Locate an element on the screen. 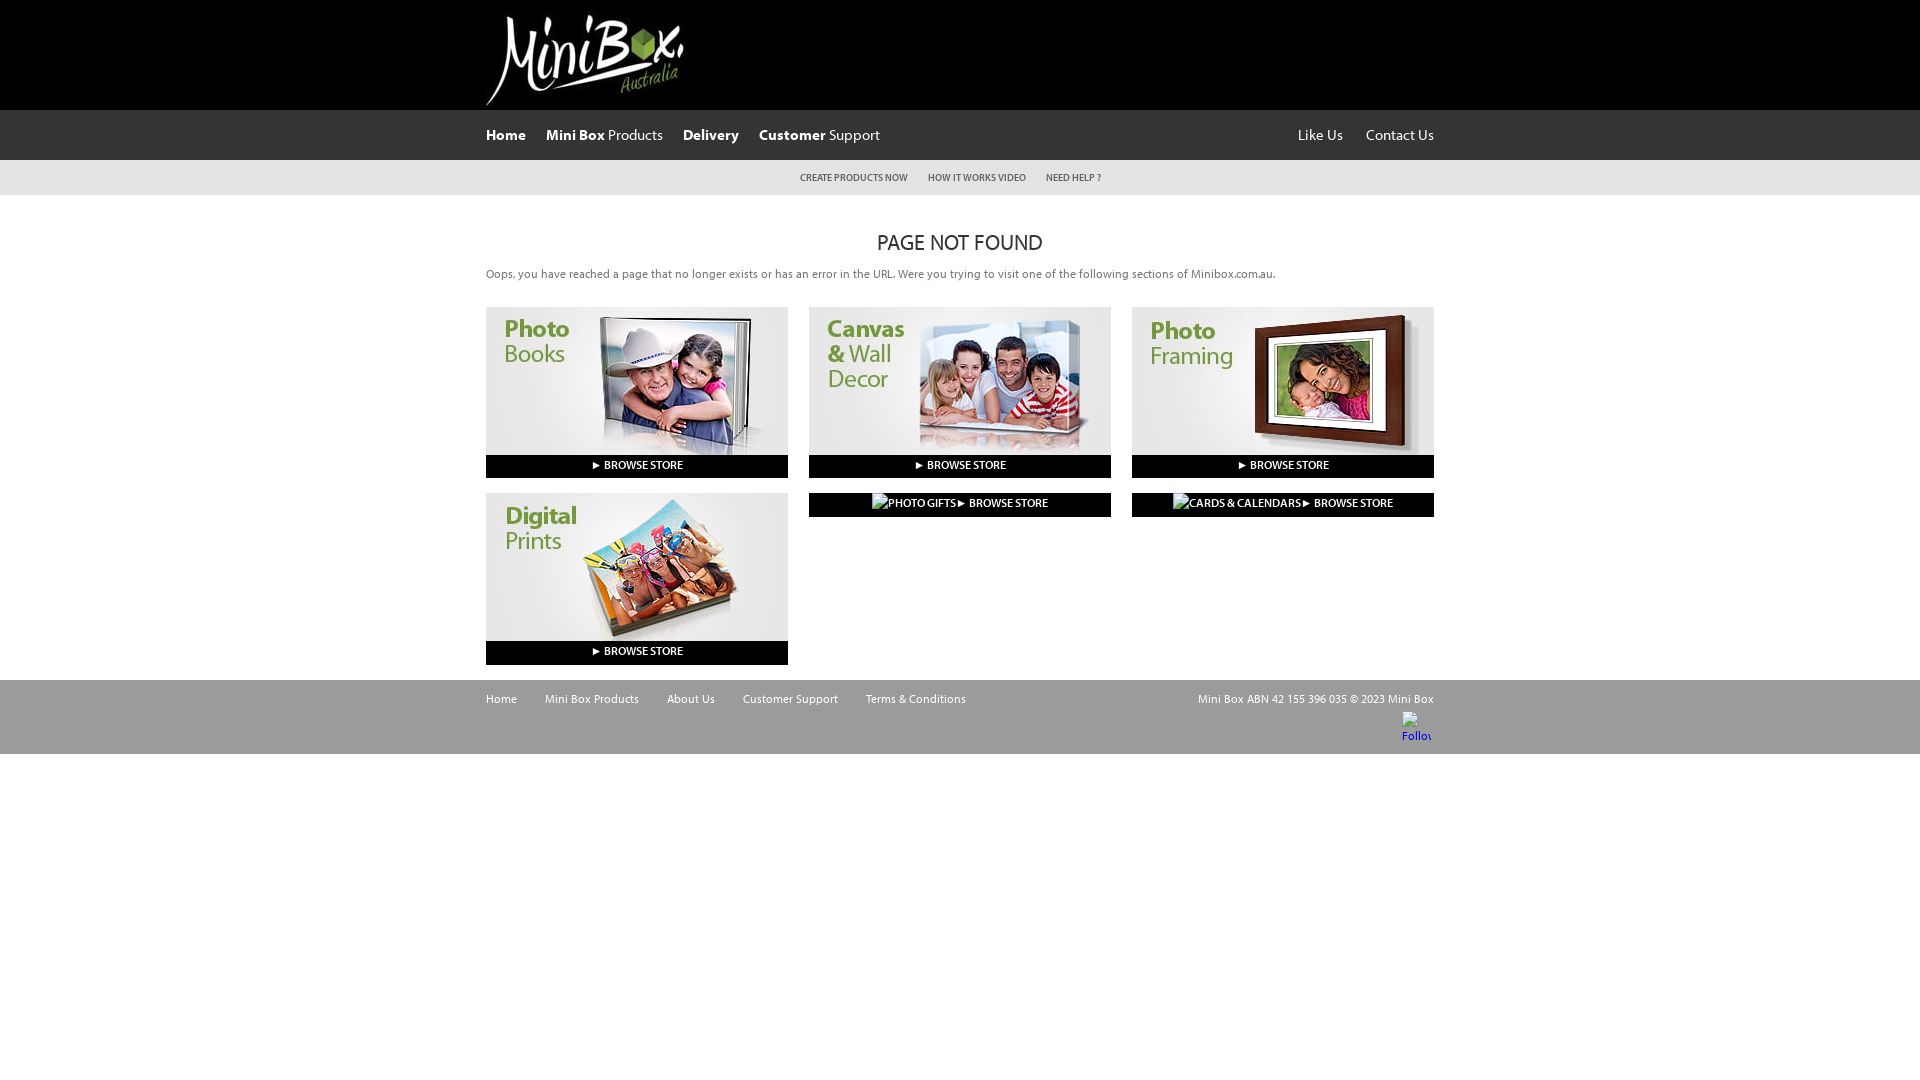 This screenshot has width=1920, height=1080. 'Terms & Conditions' is located at coordinates (915, 697).